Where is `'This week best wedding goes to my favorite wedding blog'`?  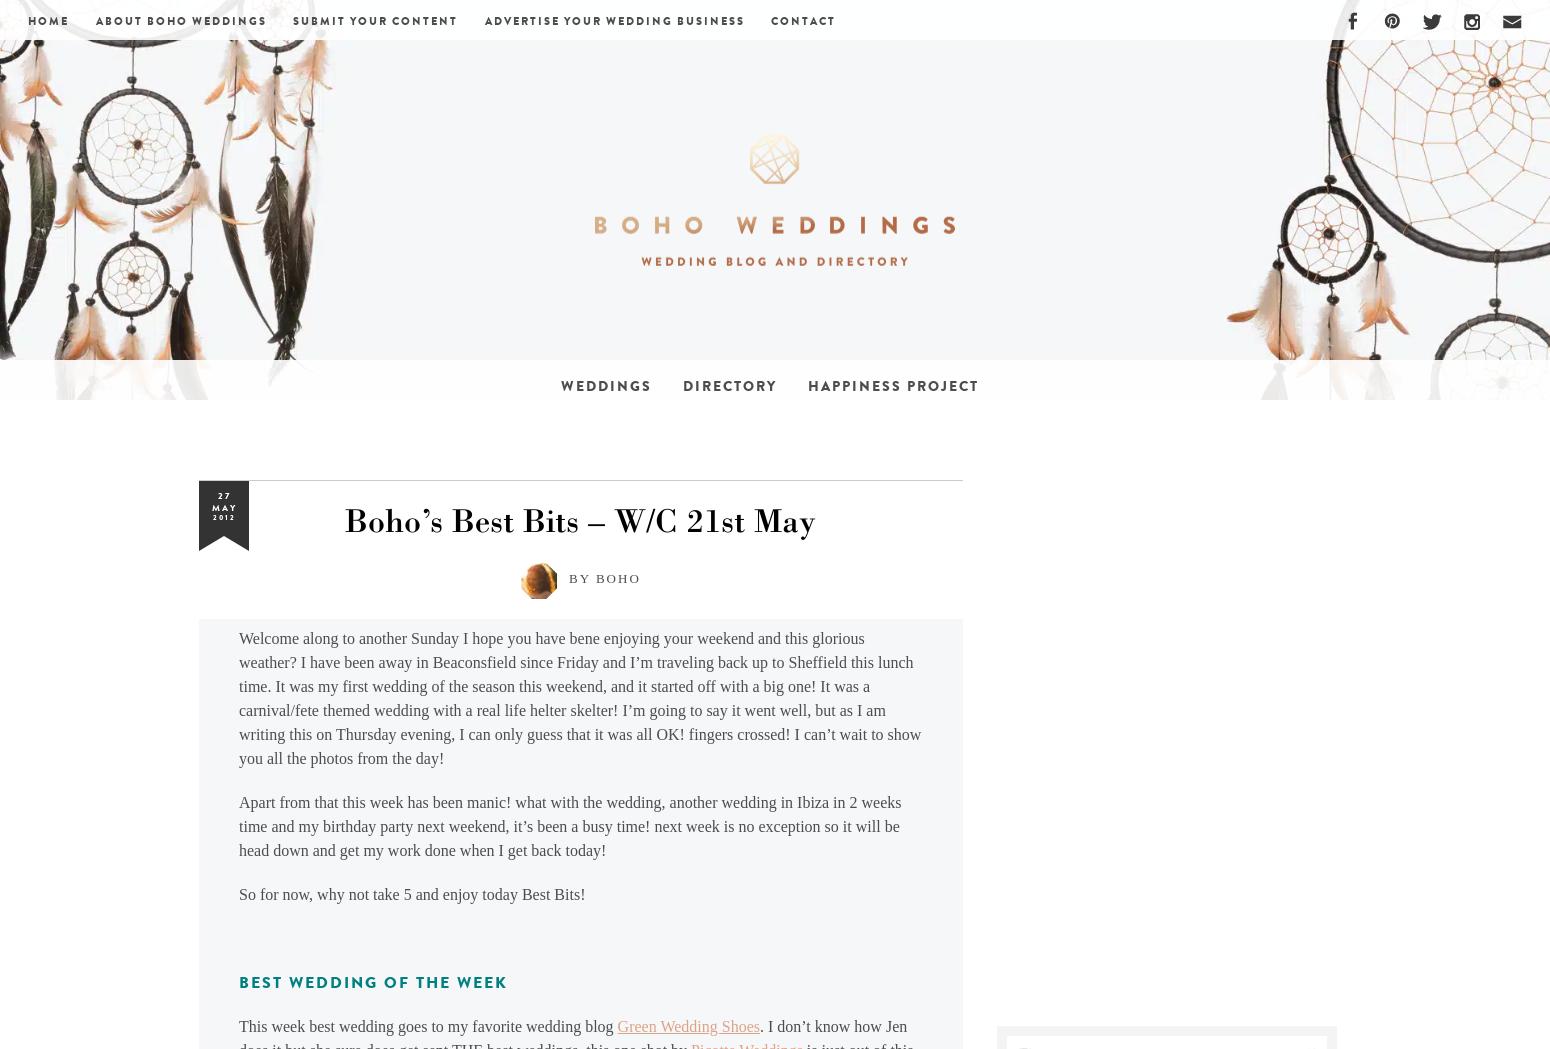
'This week best wedding goes to my favorite wedding blog' is located at coordinates (427, 1026).